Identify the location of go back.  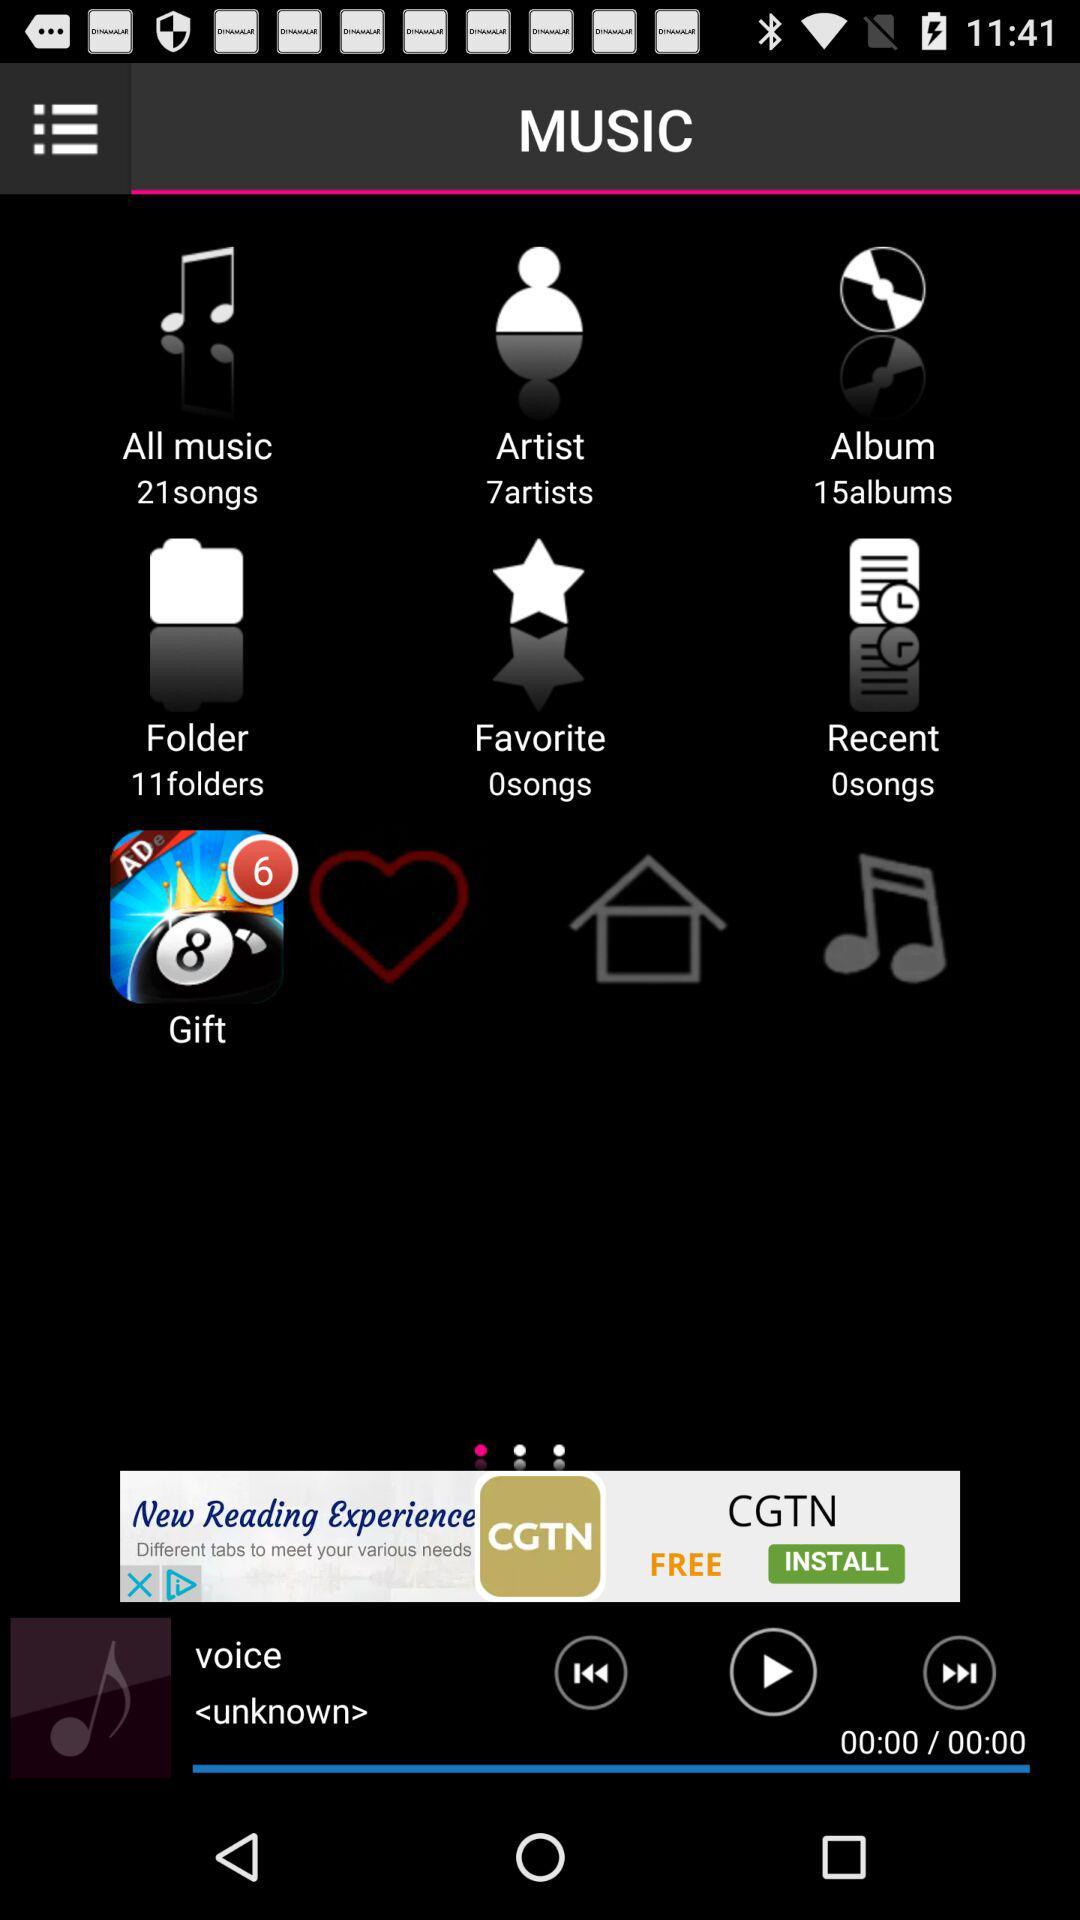
(575, 1680).